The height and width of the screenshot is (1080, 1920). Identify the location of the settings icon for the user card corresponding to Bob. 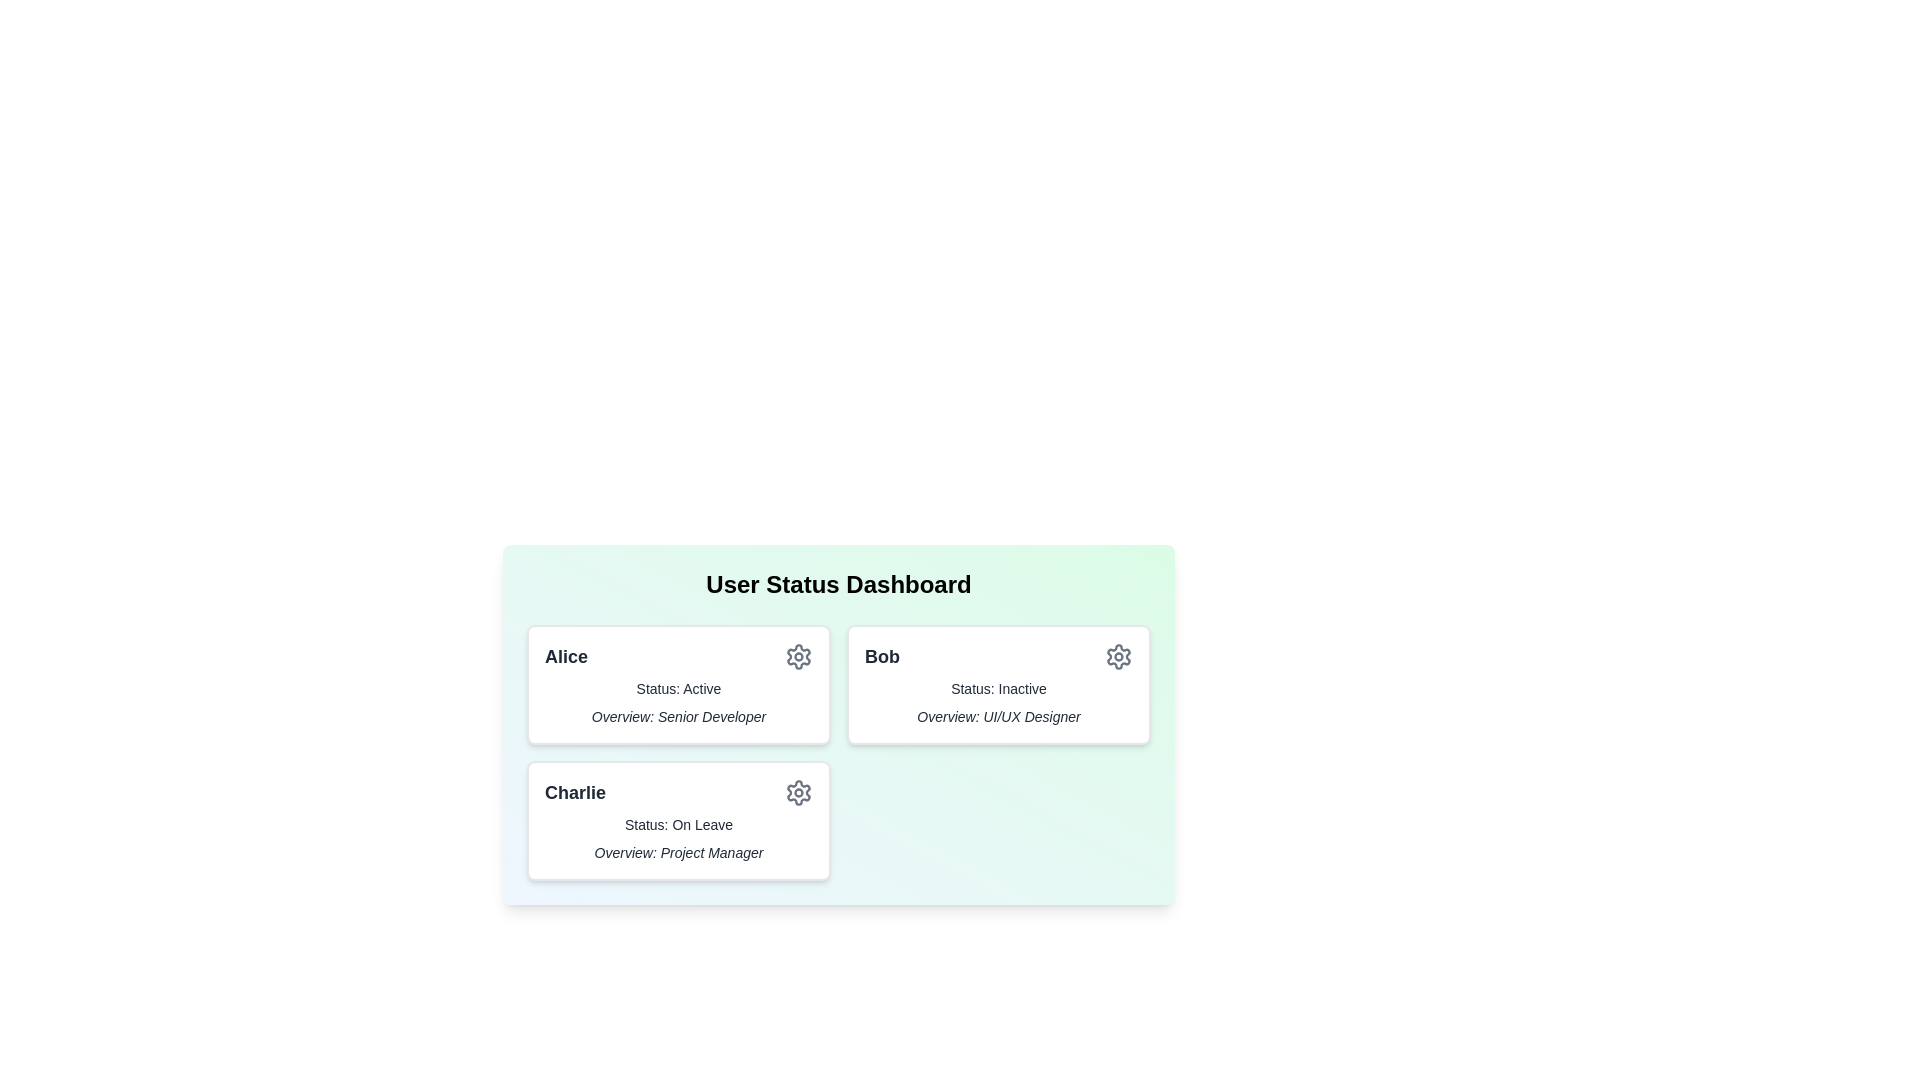
(1117, 656).